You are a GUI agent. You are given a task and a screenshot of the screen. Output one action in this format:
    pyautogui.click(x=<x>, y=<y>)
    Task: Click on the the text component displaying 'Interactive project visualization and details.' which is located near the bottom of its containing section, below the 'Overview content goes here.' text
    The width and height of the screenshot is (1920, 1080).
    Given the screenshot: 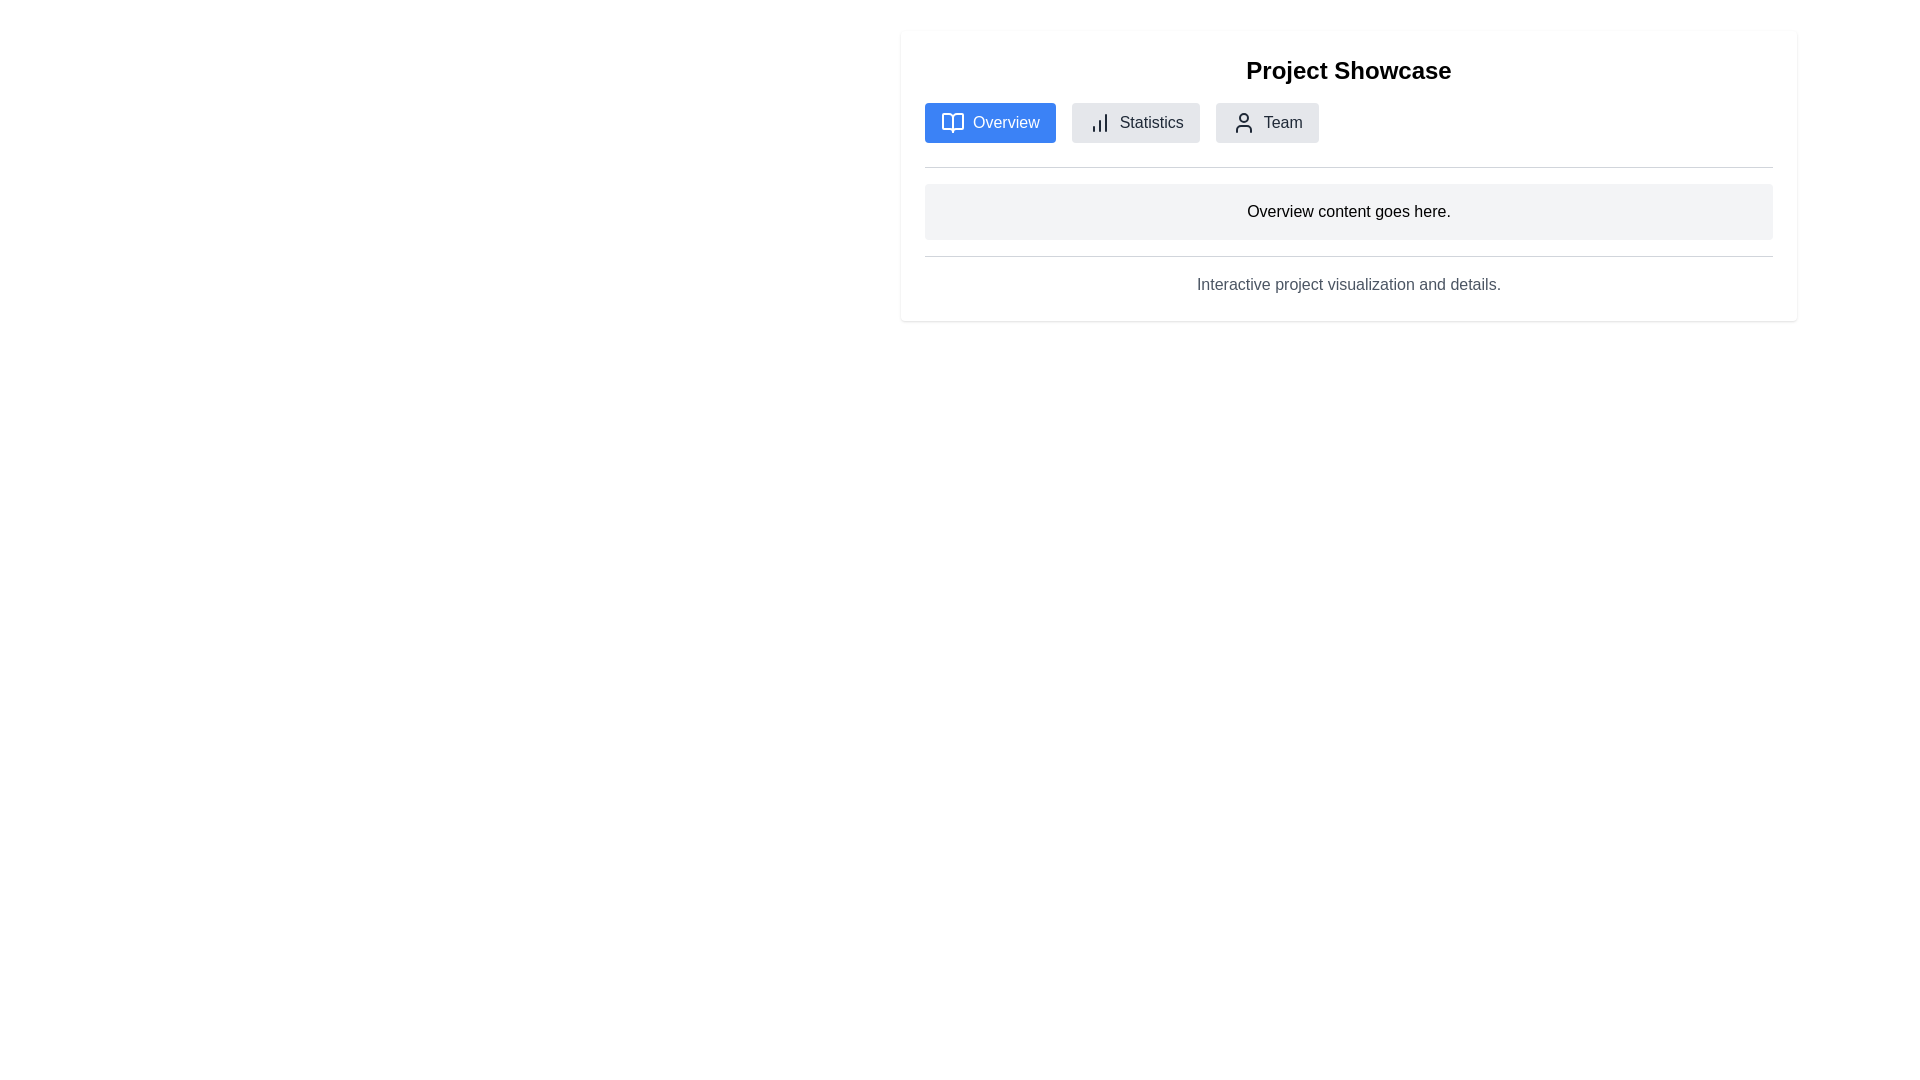 What is the action you would take?
    pyautogui.click(x=1348, y=285)
    